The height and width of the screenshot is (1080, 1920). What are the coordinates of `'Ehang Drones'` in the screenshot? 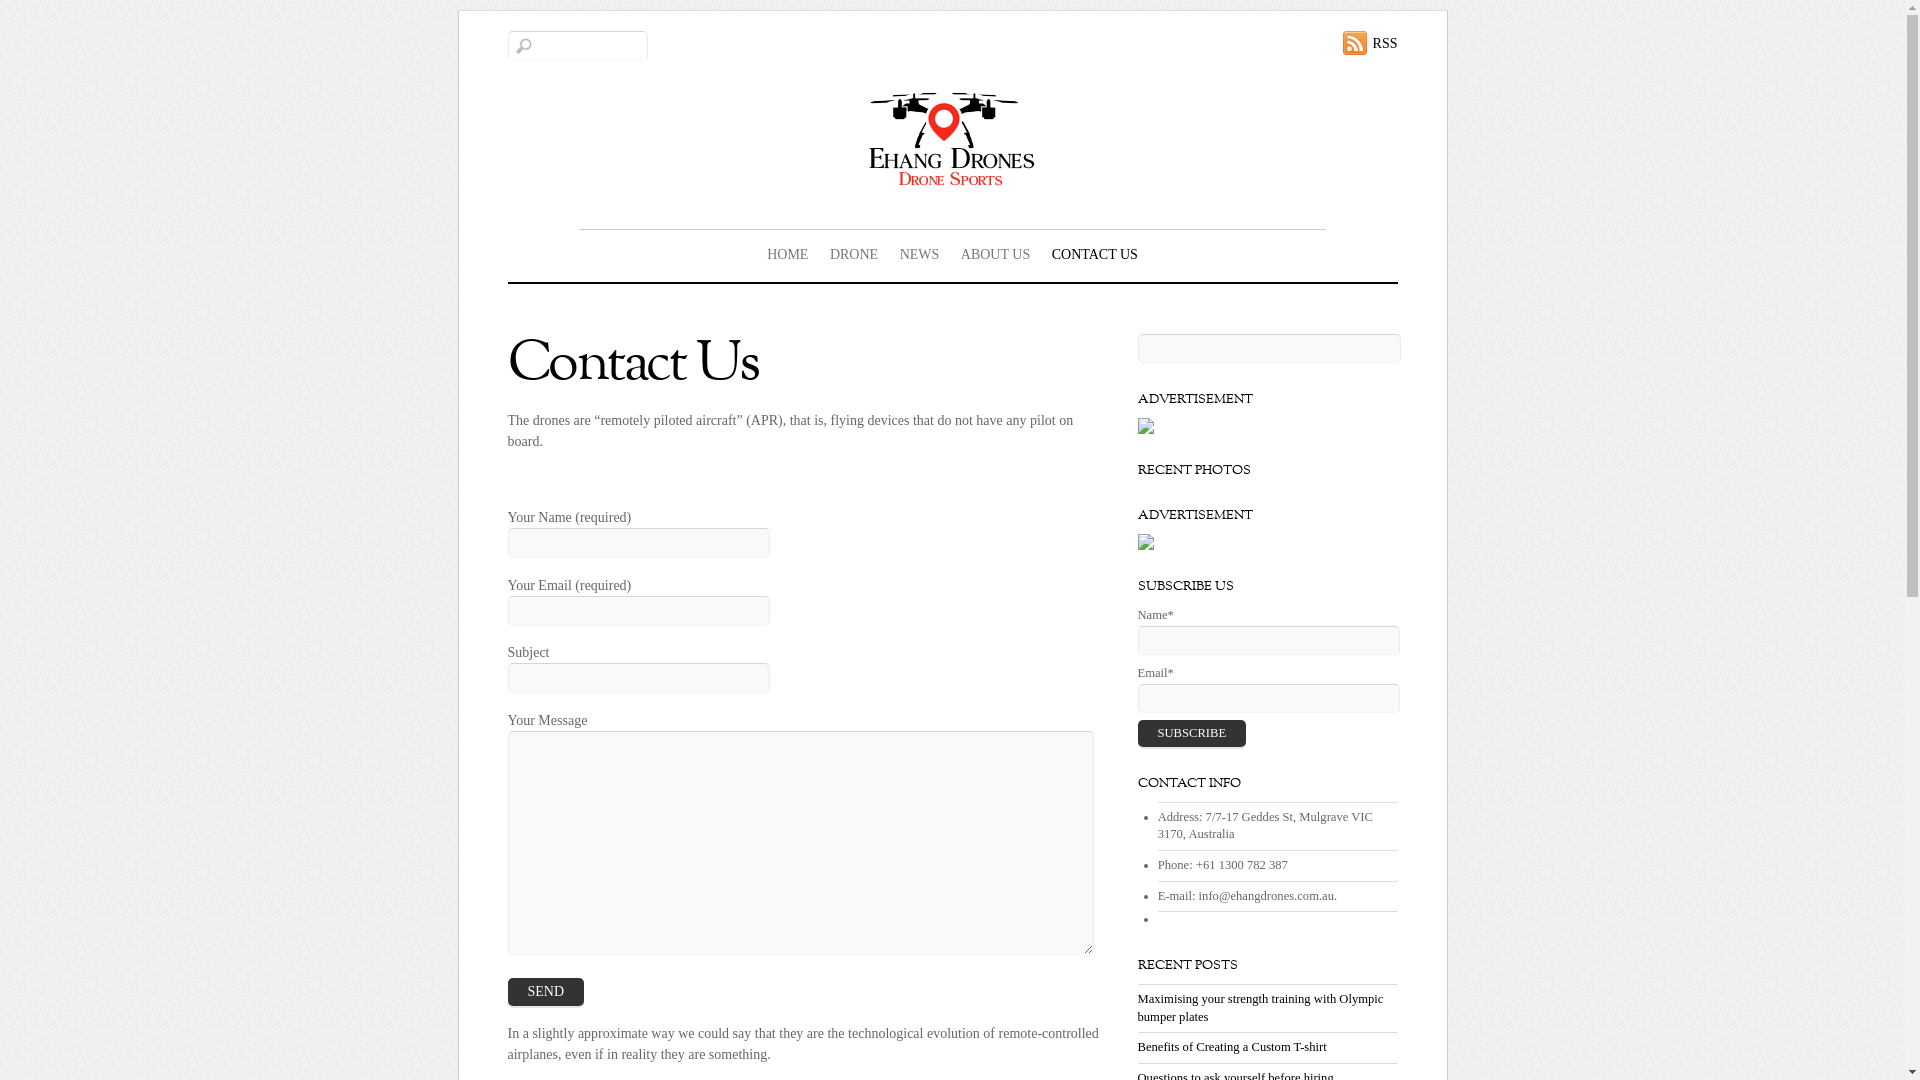 It's located at (950, 180).